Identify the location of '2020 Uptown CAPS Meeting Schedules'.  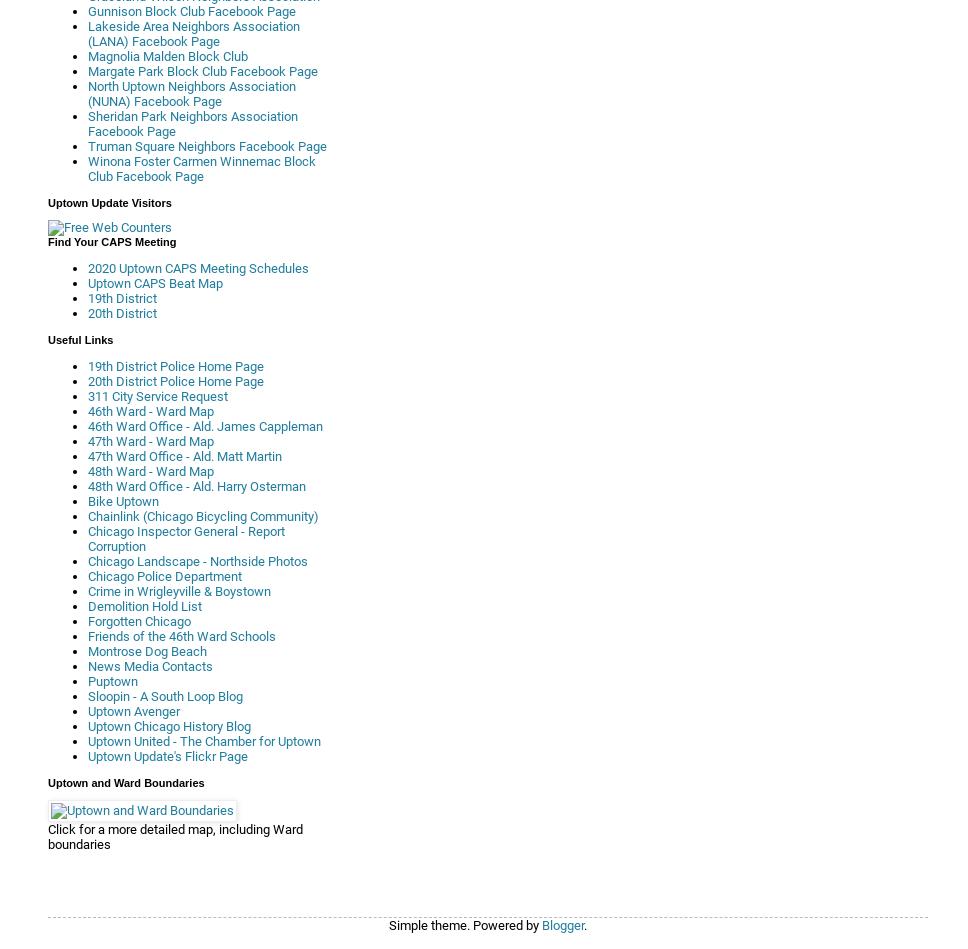
(198, 267).